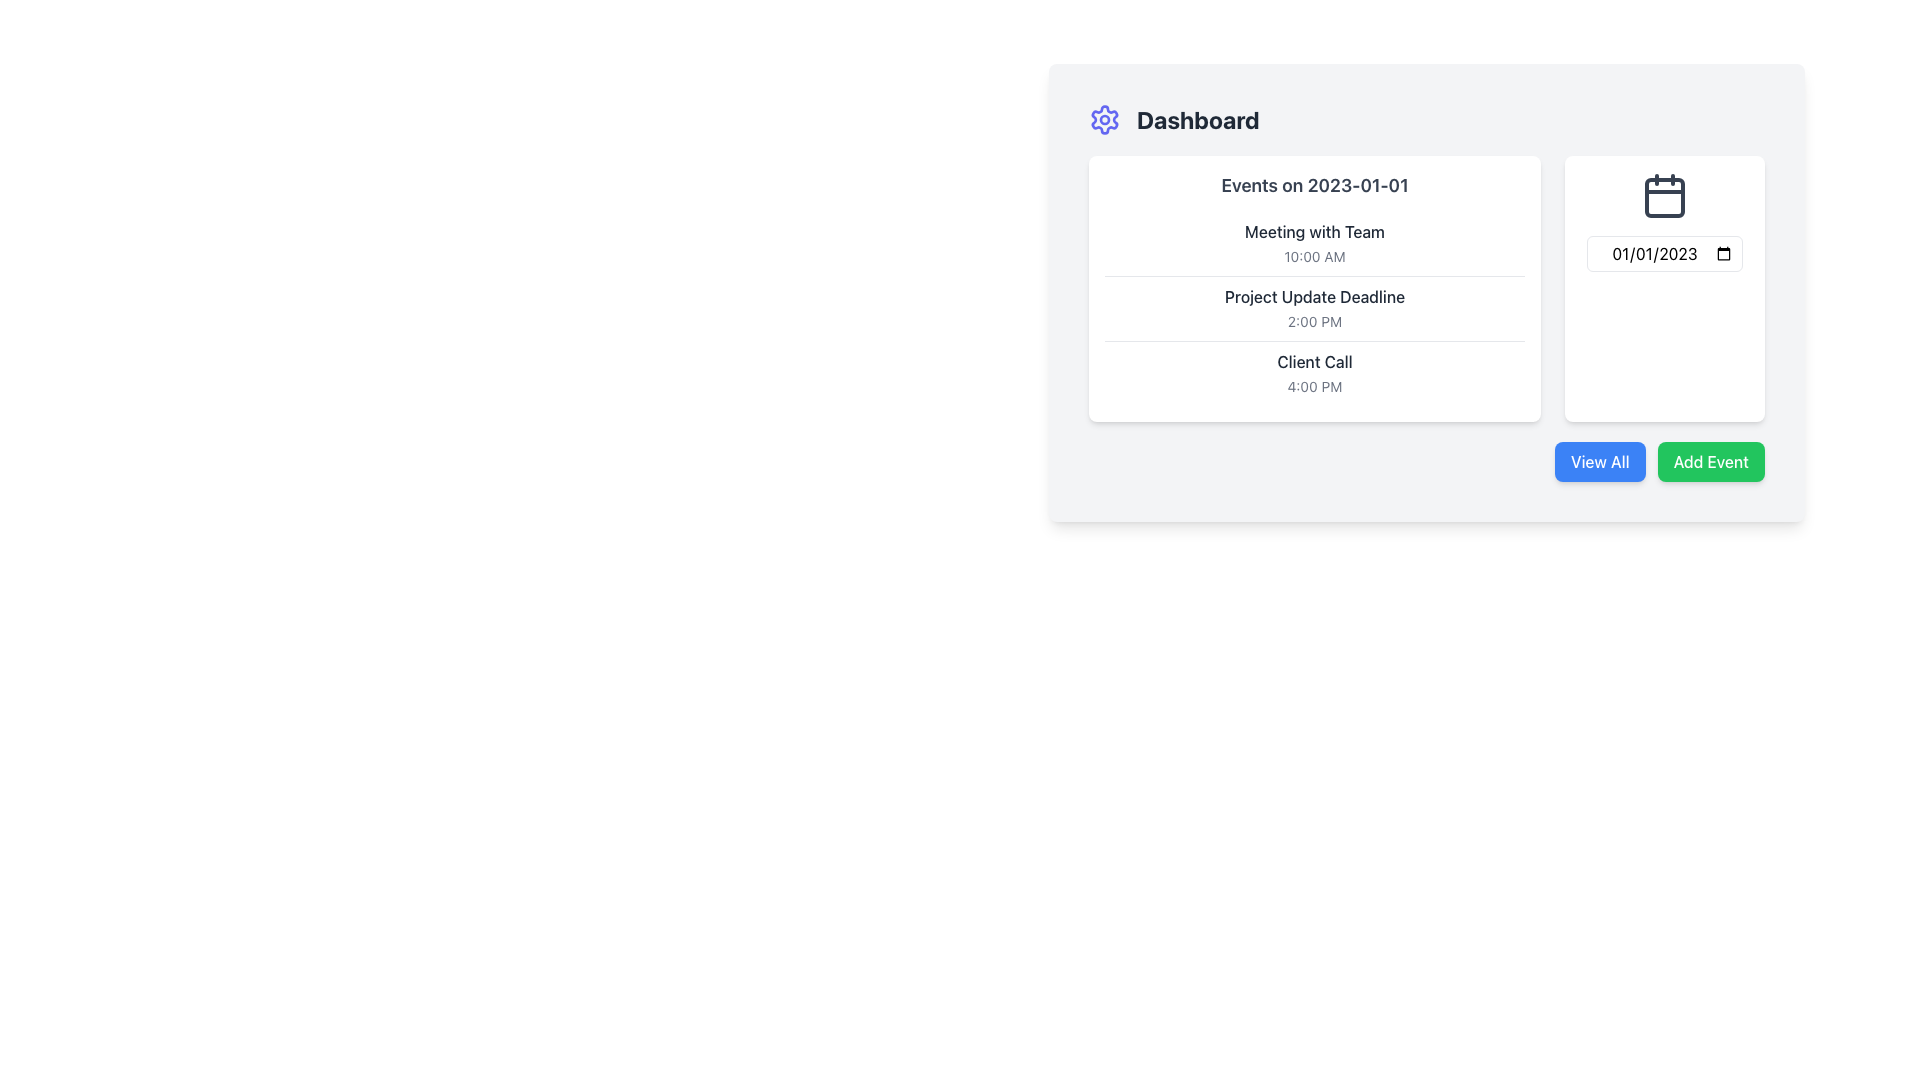 The image size is (1920, 1080). I want to click on the Text Display representing the appointment titled 'Client Call' at 4:00 PM, which is the third item in the vertically stacked list, so click(1315, 373).